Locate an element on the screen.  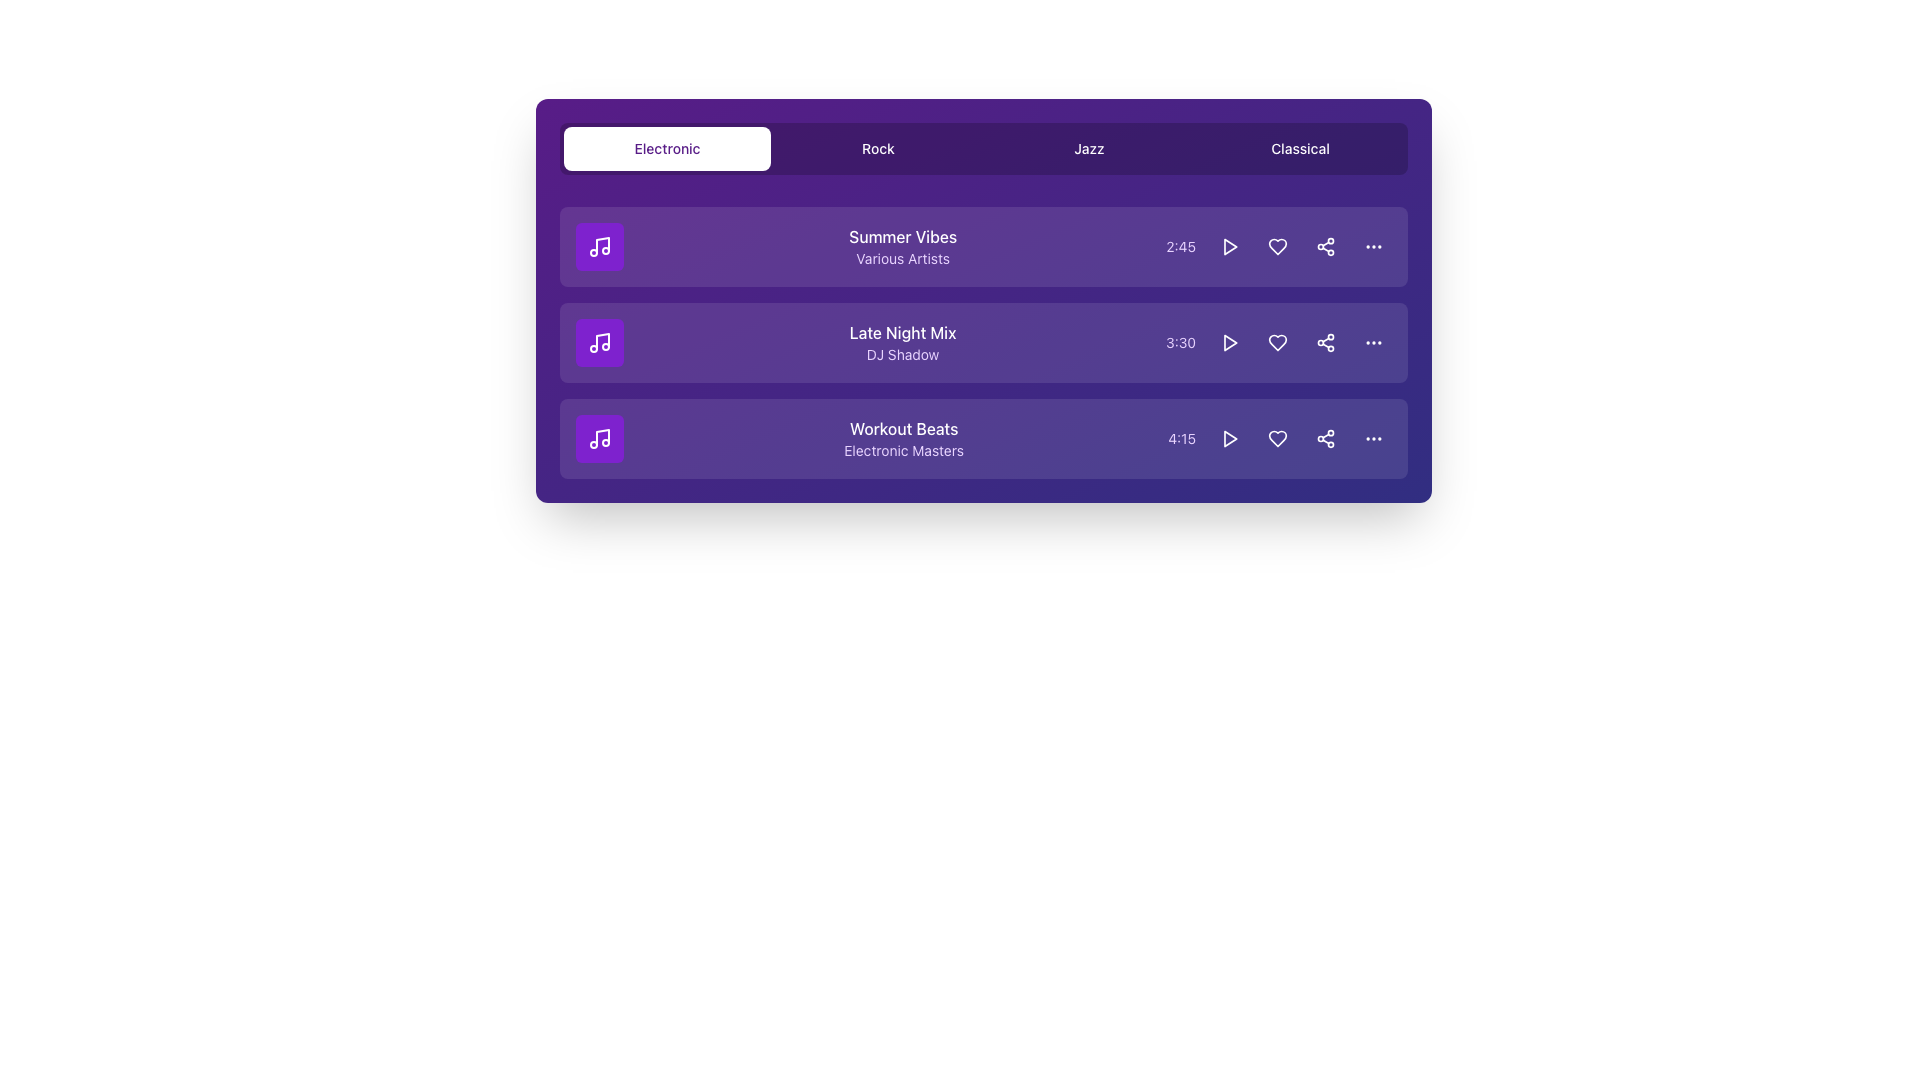
the 'Classical' genre button located at the top-right corner of the interface to trigger the hover effect is located at coordinates (1300, 148).